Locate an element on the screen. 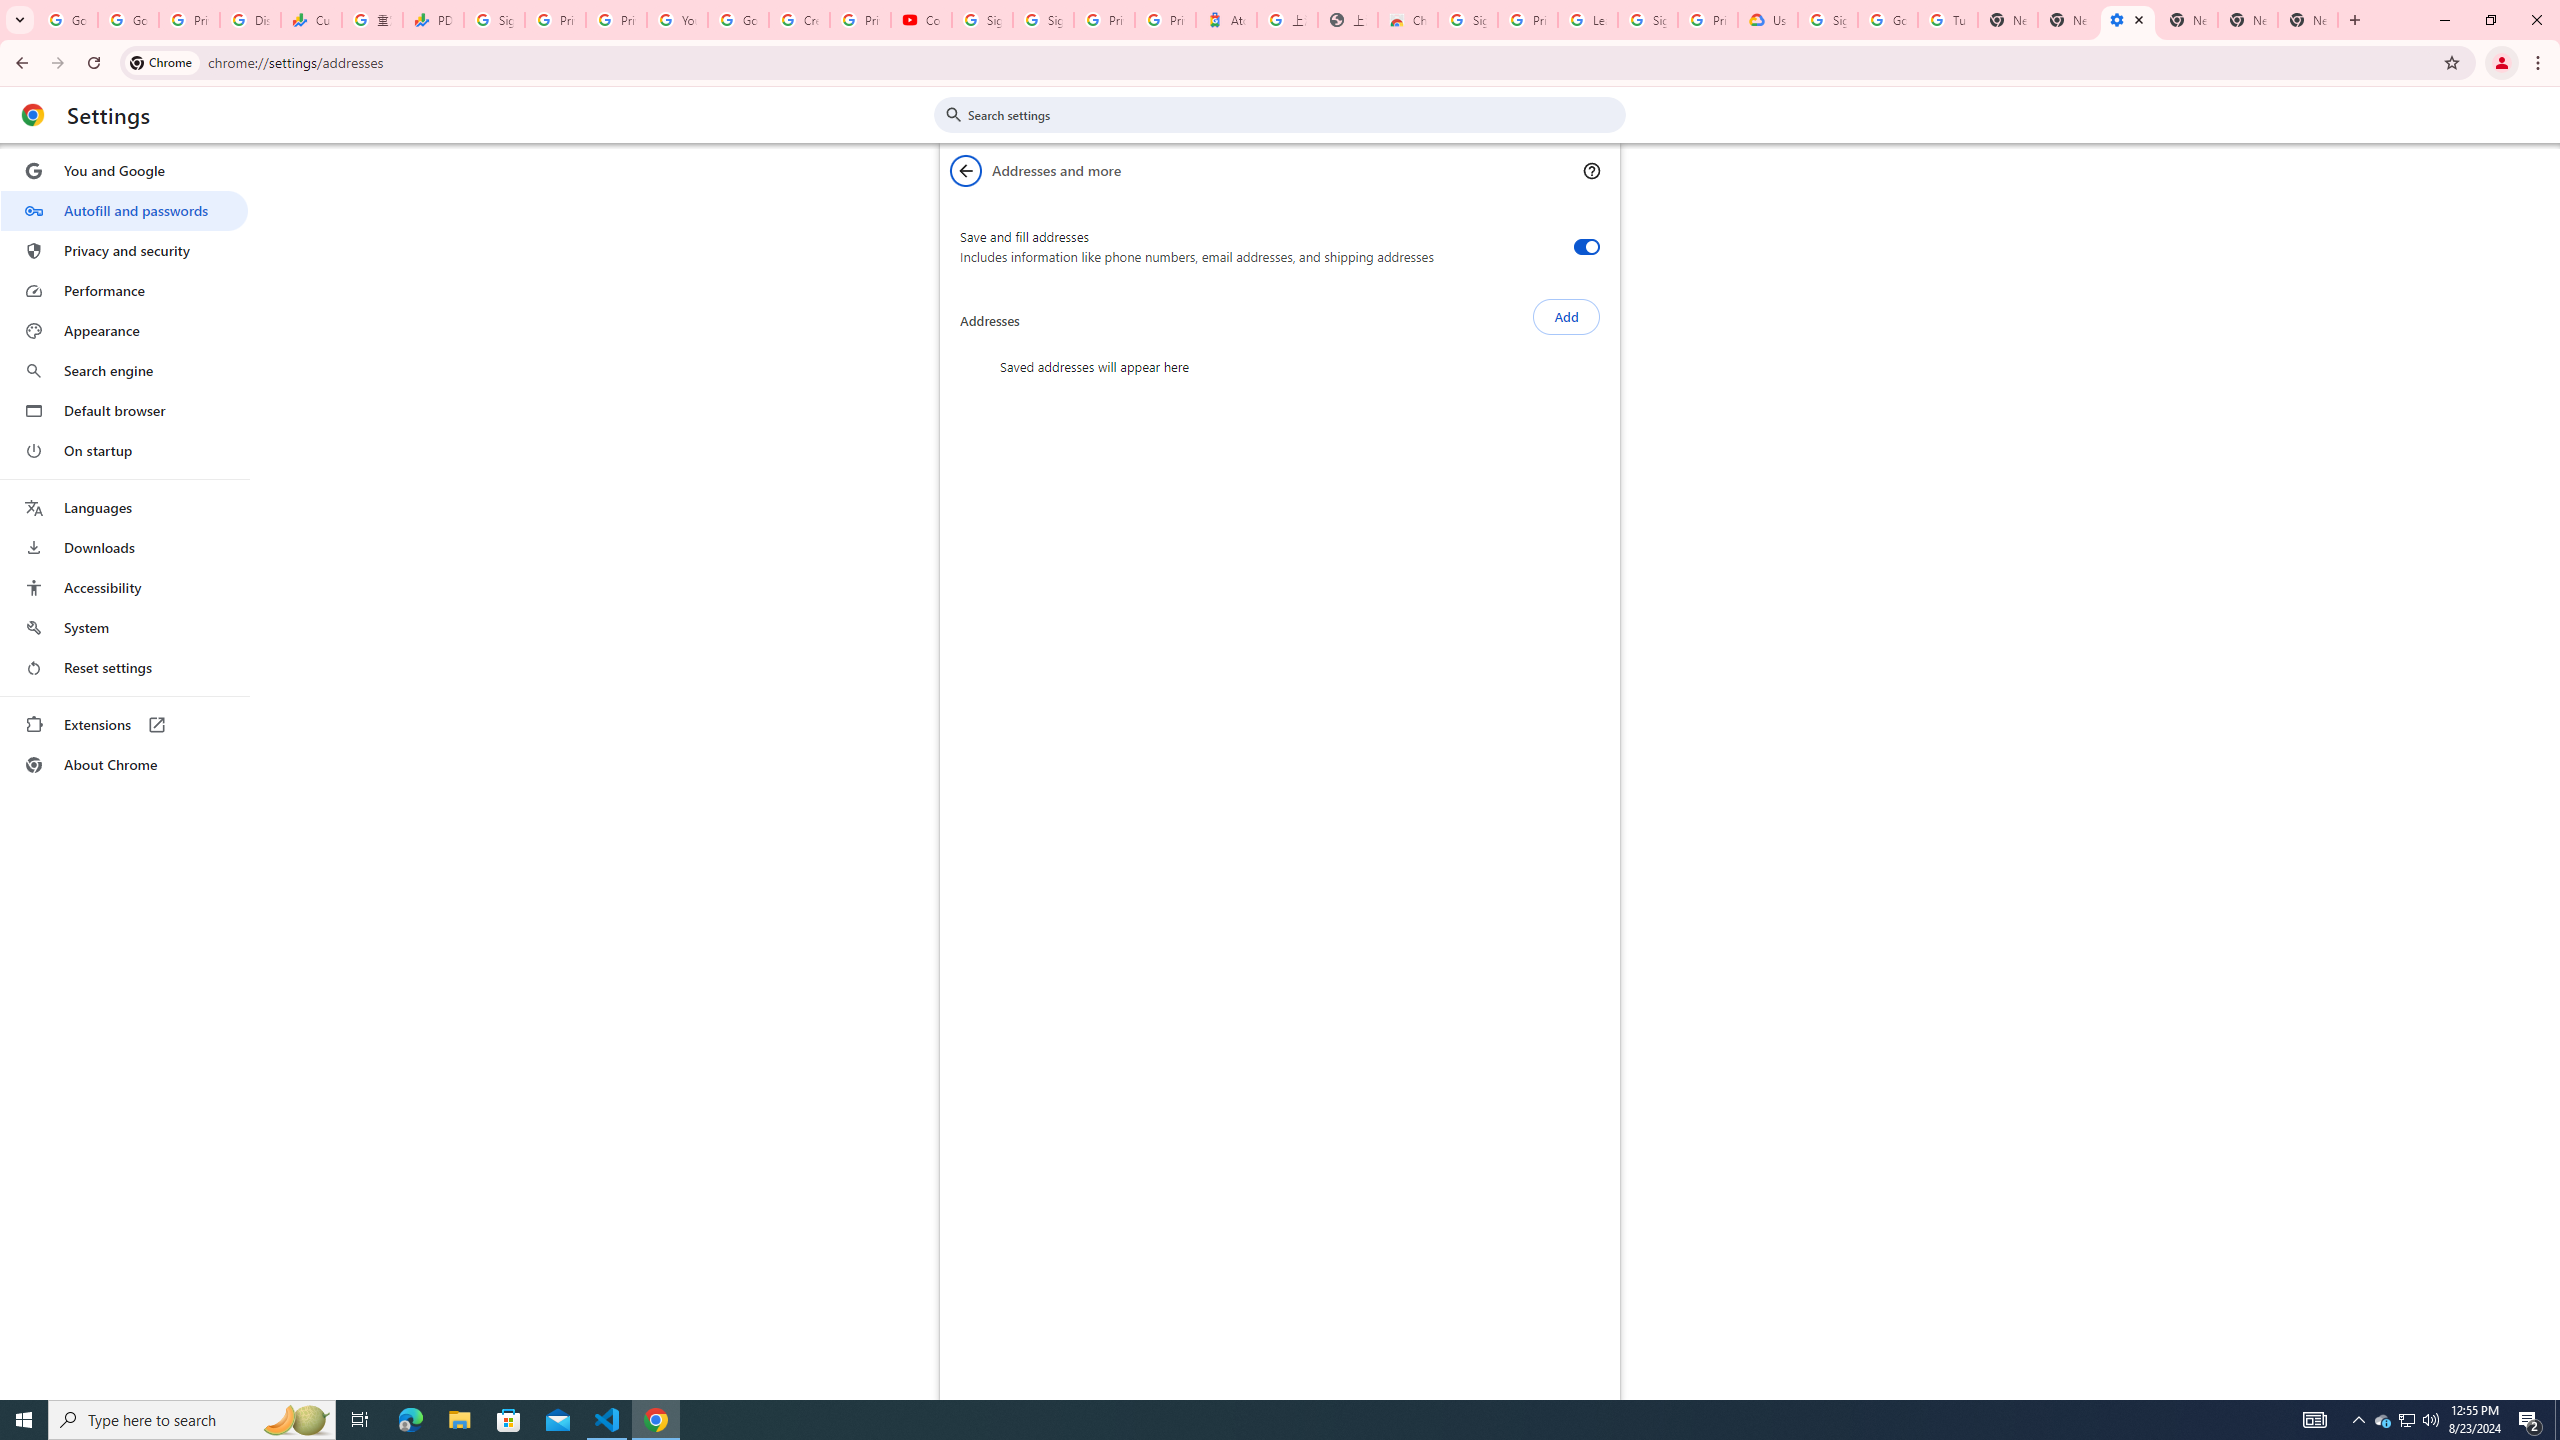 The image size is (2560, 1440). 'Languages' is located at coordinates (123, 508).